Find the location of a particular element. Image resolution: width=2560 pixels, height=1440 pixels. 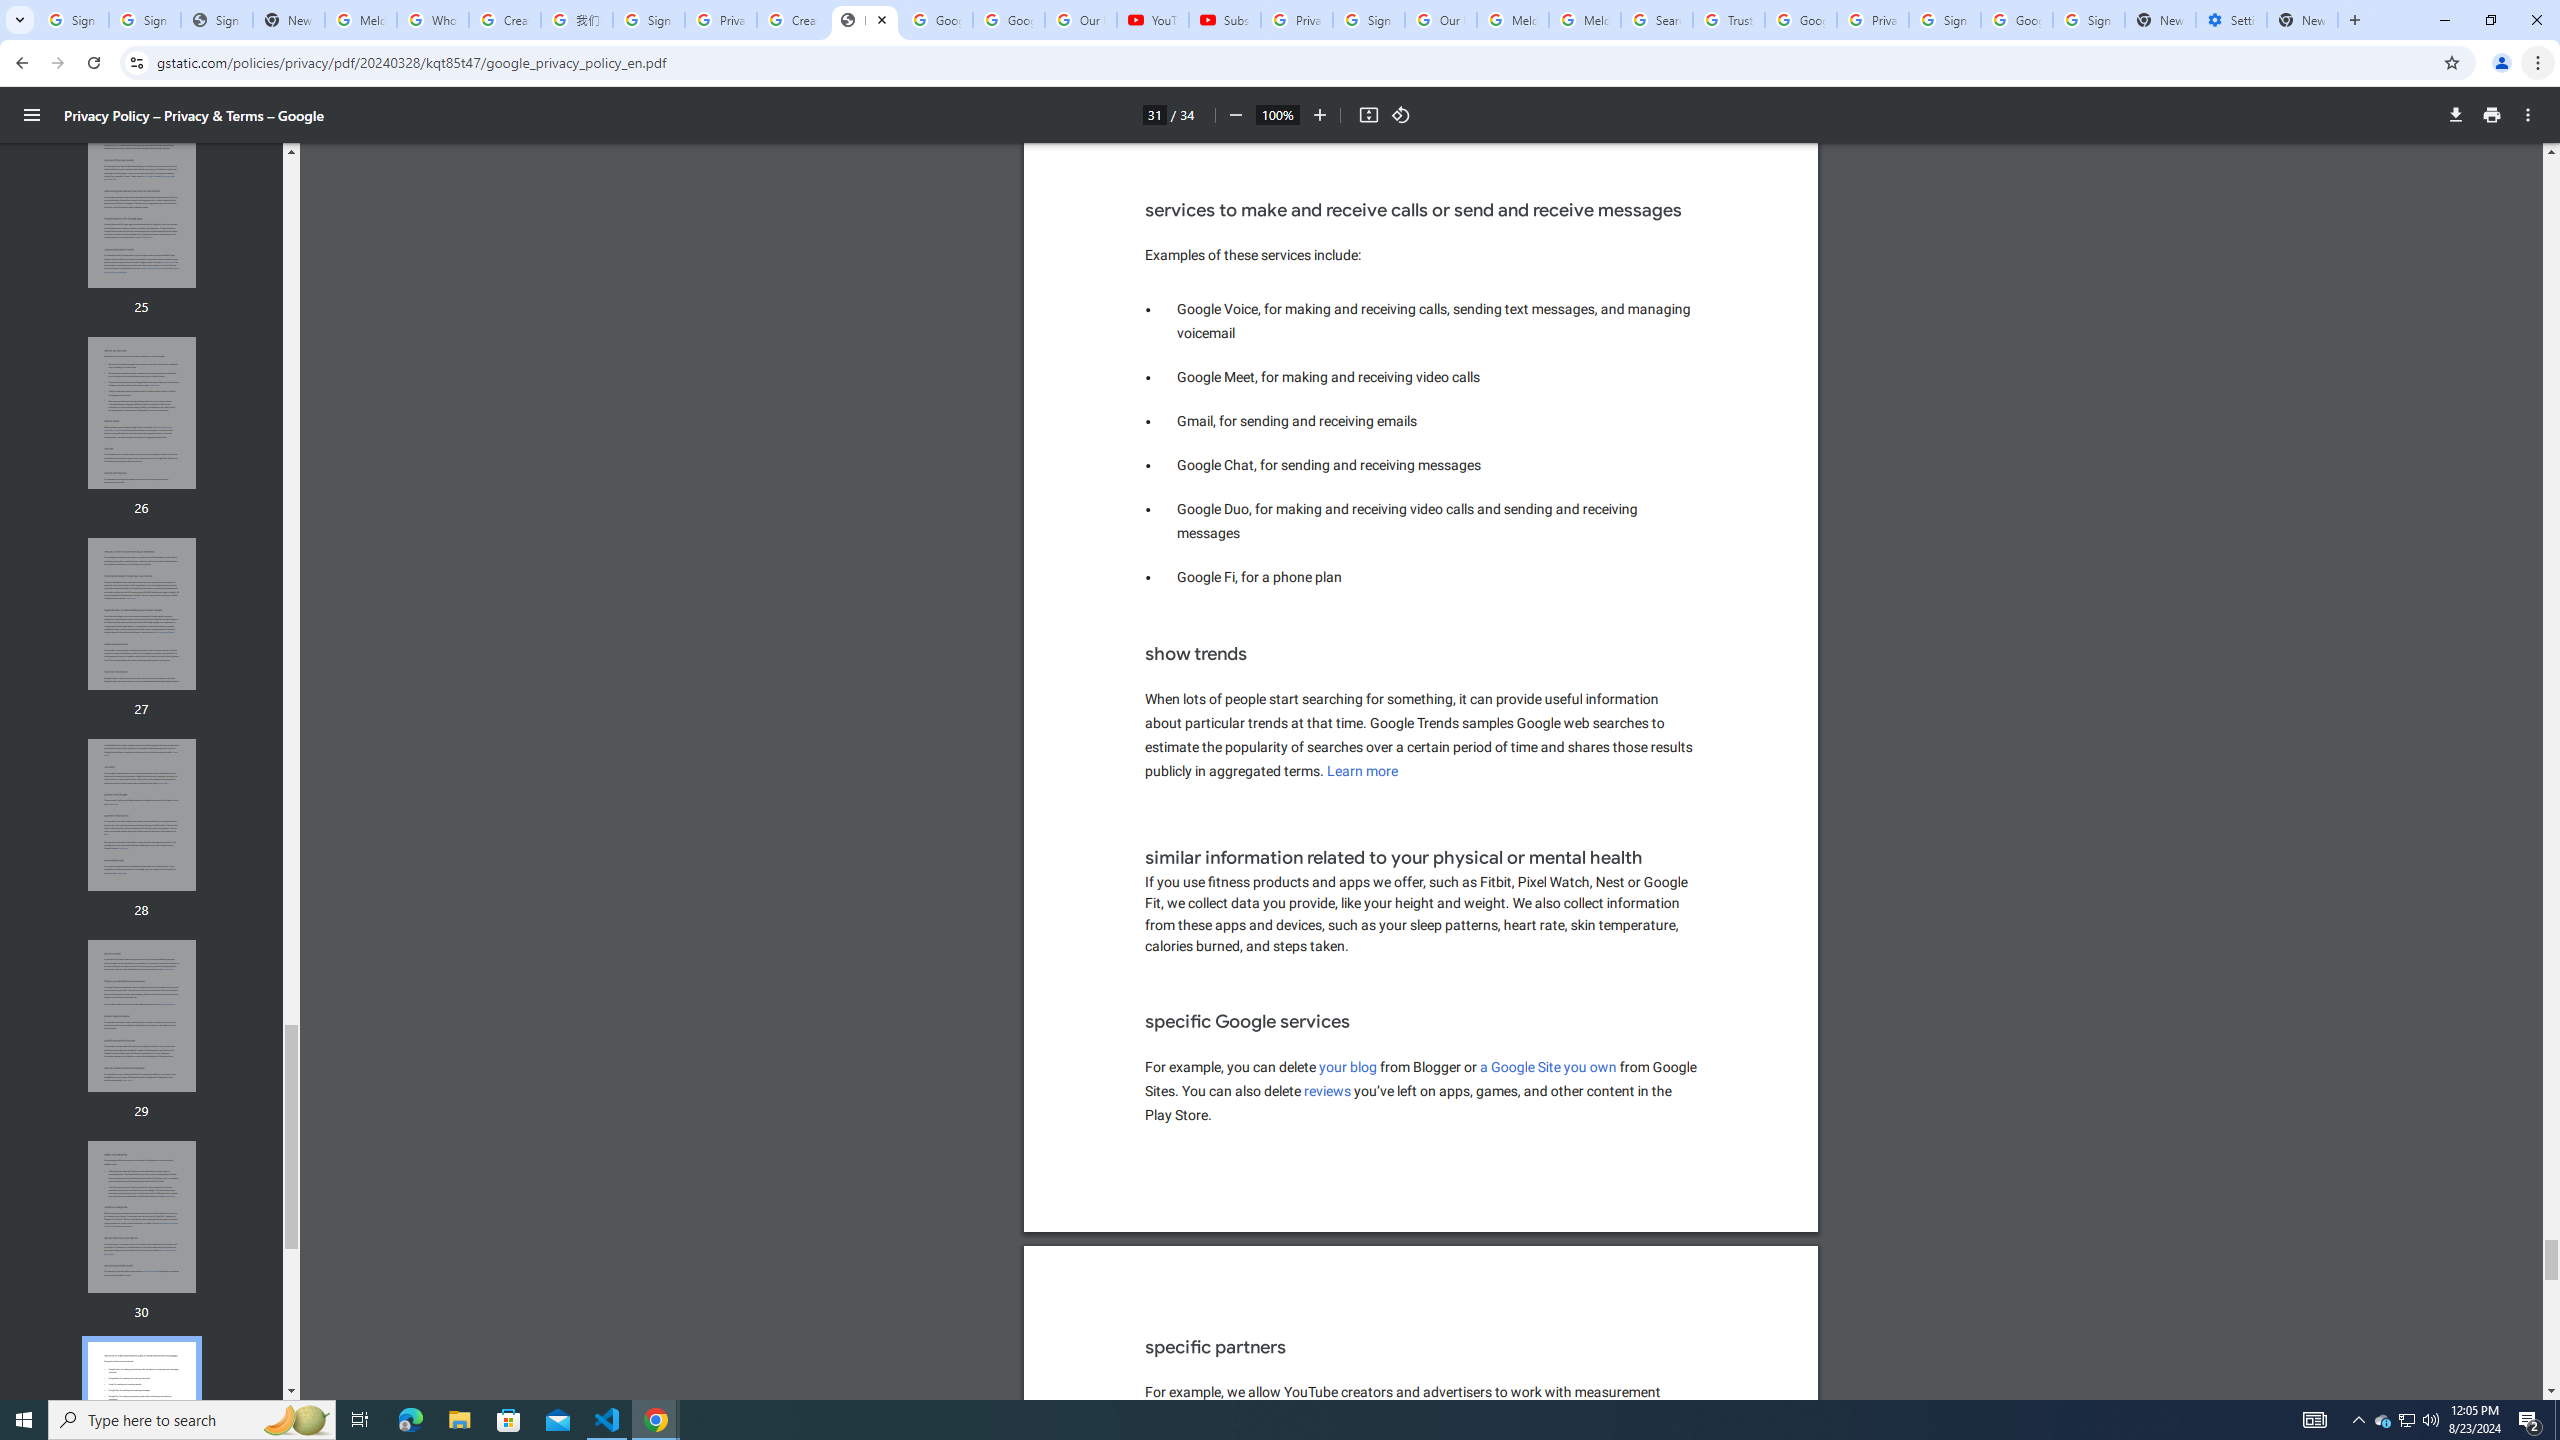

'Page number' is located at coordinates (1153, 114).